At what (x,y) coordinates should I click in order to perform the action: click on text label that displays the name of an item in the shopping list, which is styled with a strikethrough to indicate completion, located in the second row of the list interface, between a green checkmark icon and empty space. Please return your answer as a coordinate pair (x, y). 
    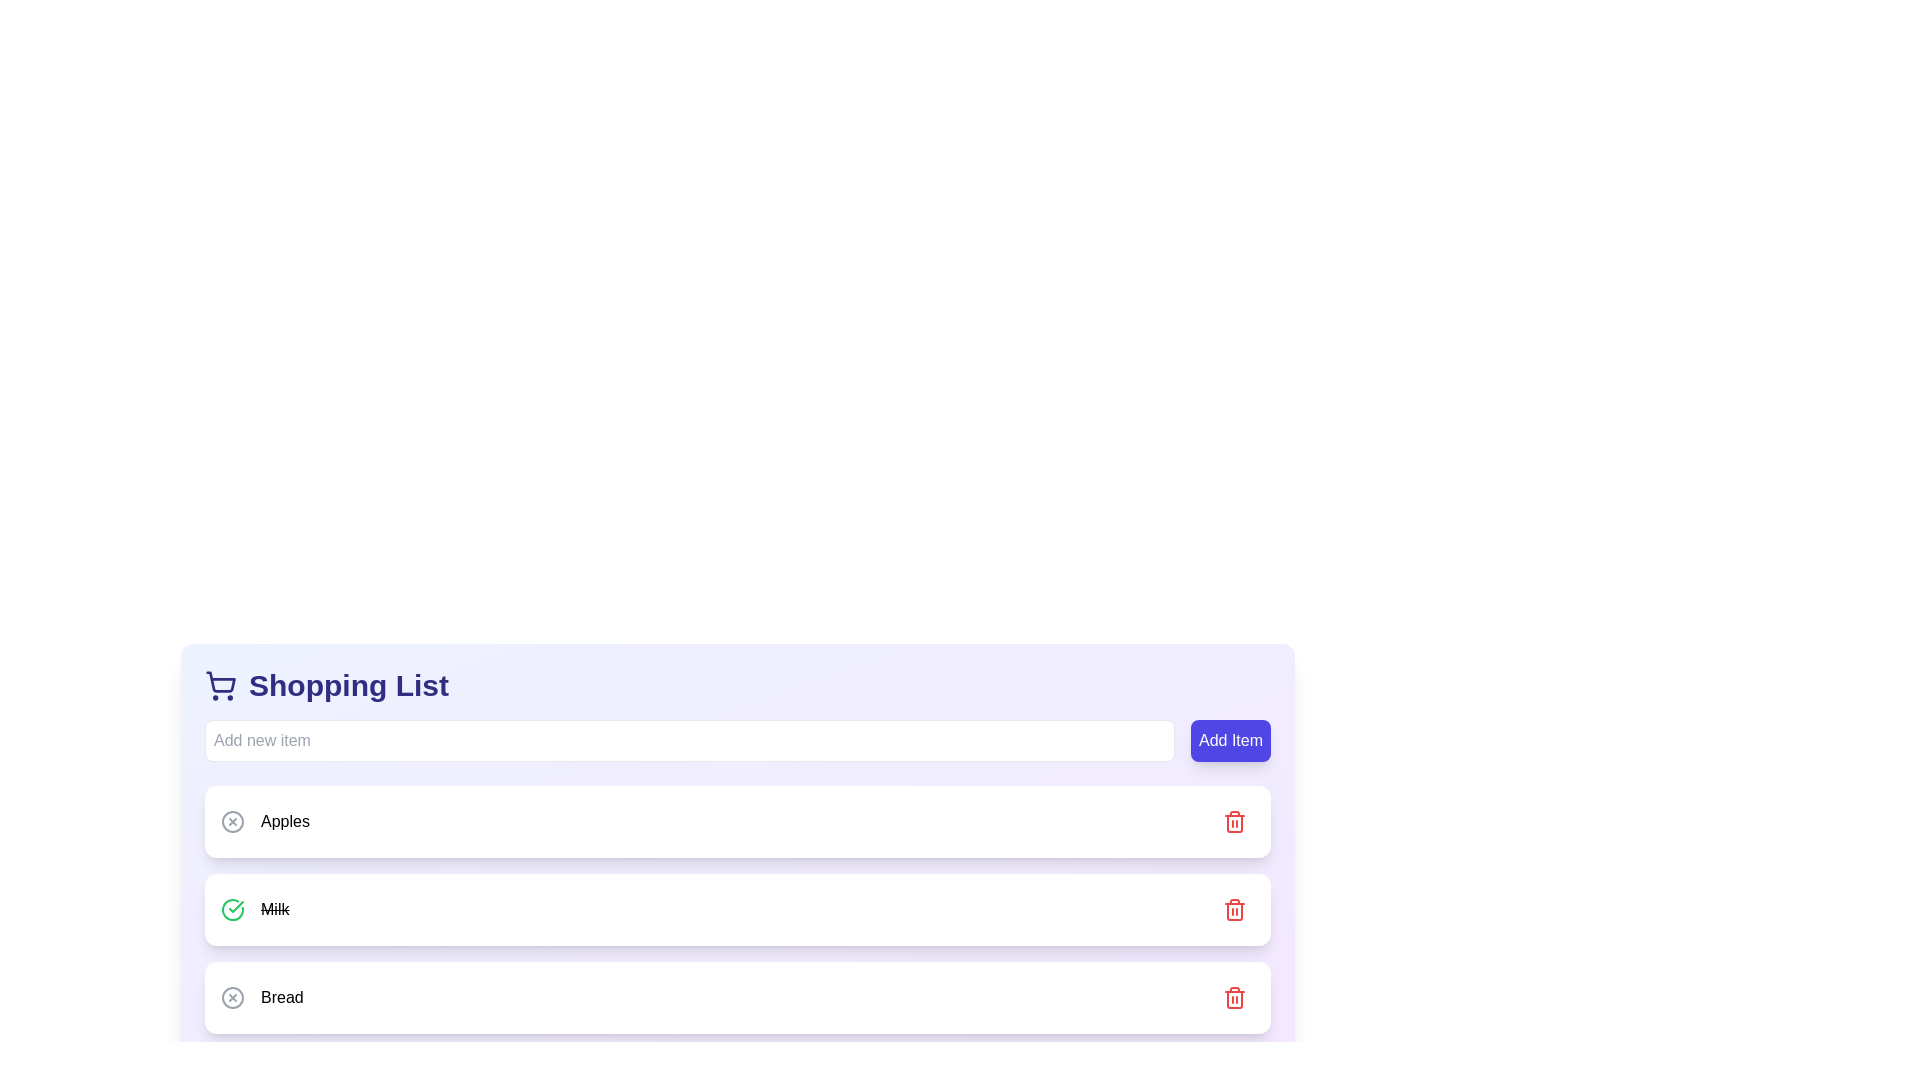
    Looking at the image, I should click on (274, 910).